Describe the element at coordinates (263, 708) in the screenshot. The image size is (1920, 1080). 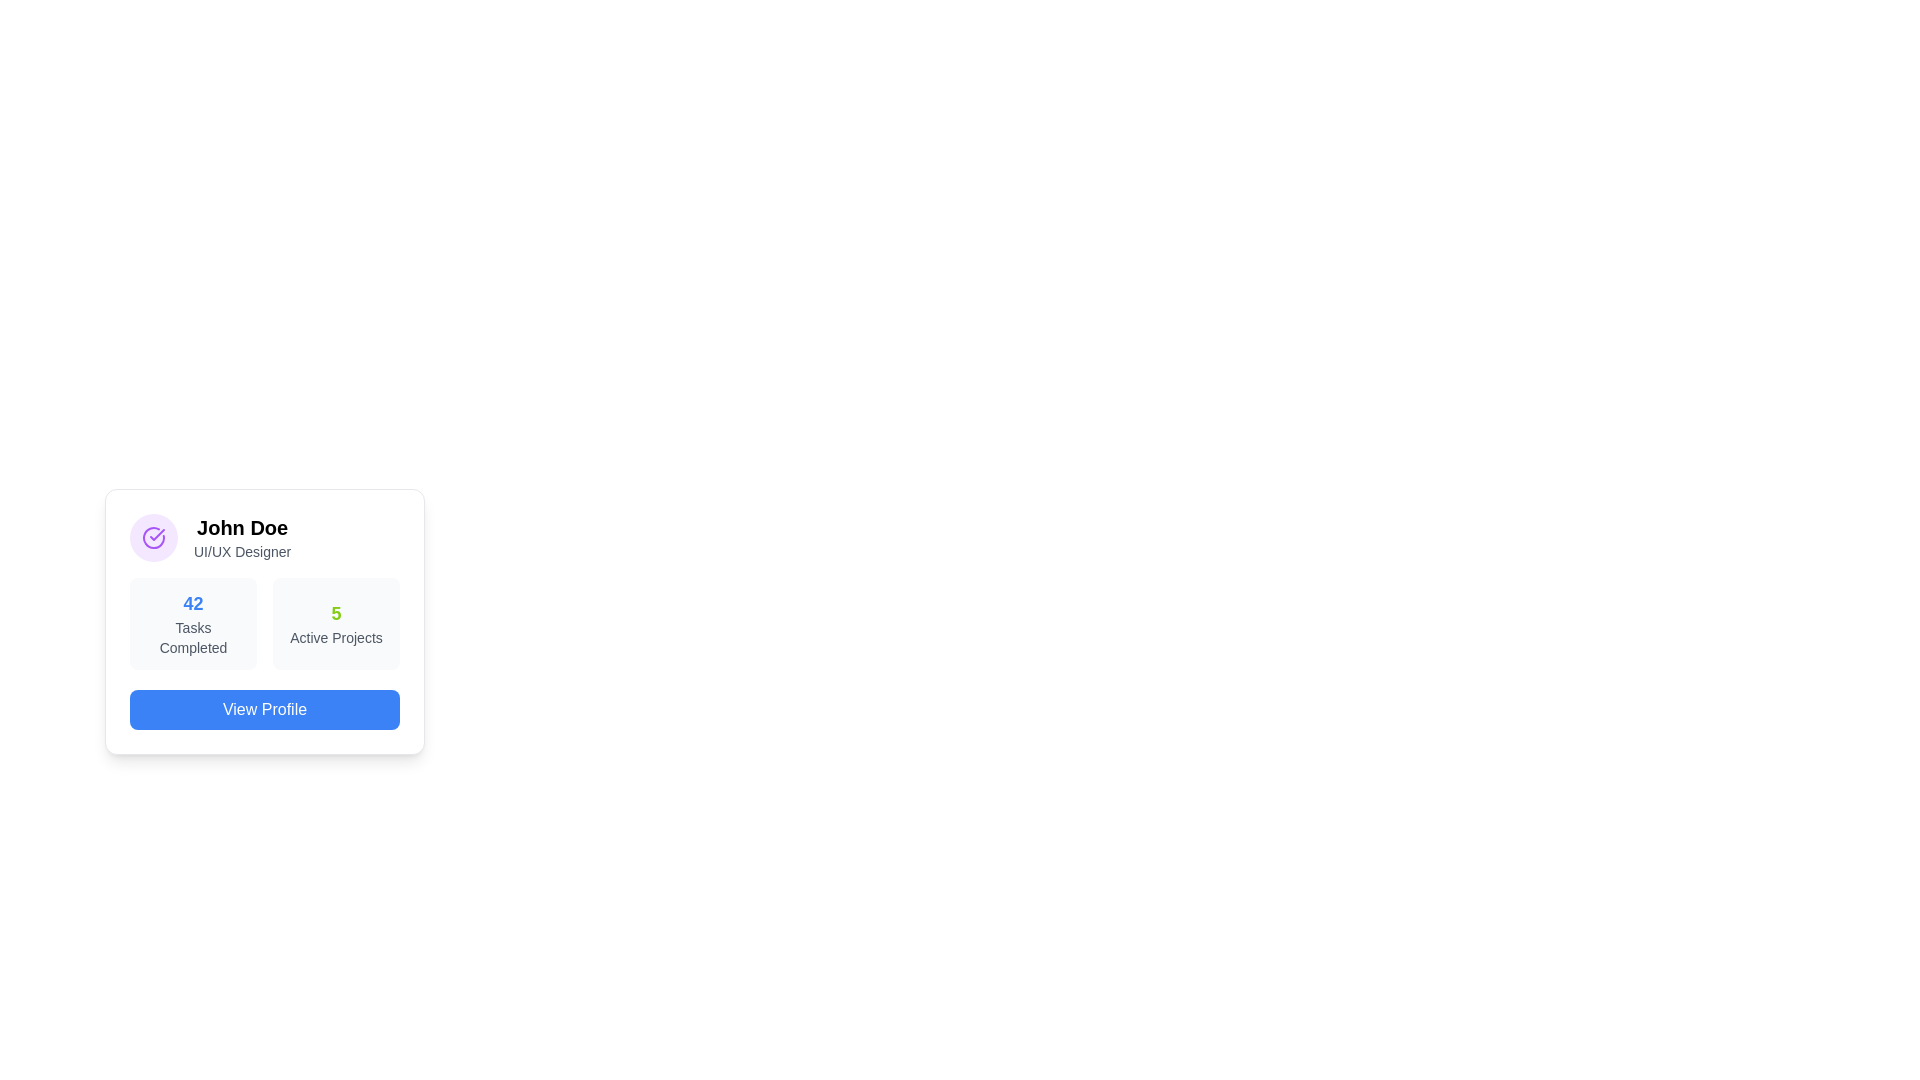
I see `the button located at the bottom of the card layout containing details about 'John Doe', 'UI/UX Designer', '42 Tasks Completed', and '5 Active Projects' to trigger the hover effect` at that location.